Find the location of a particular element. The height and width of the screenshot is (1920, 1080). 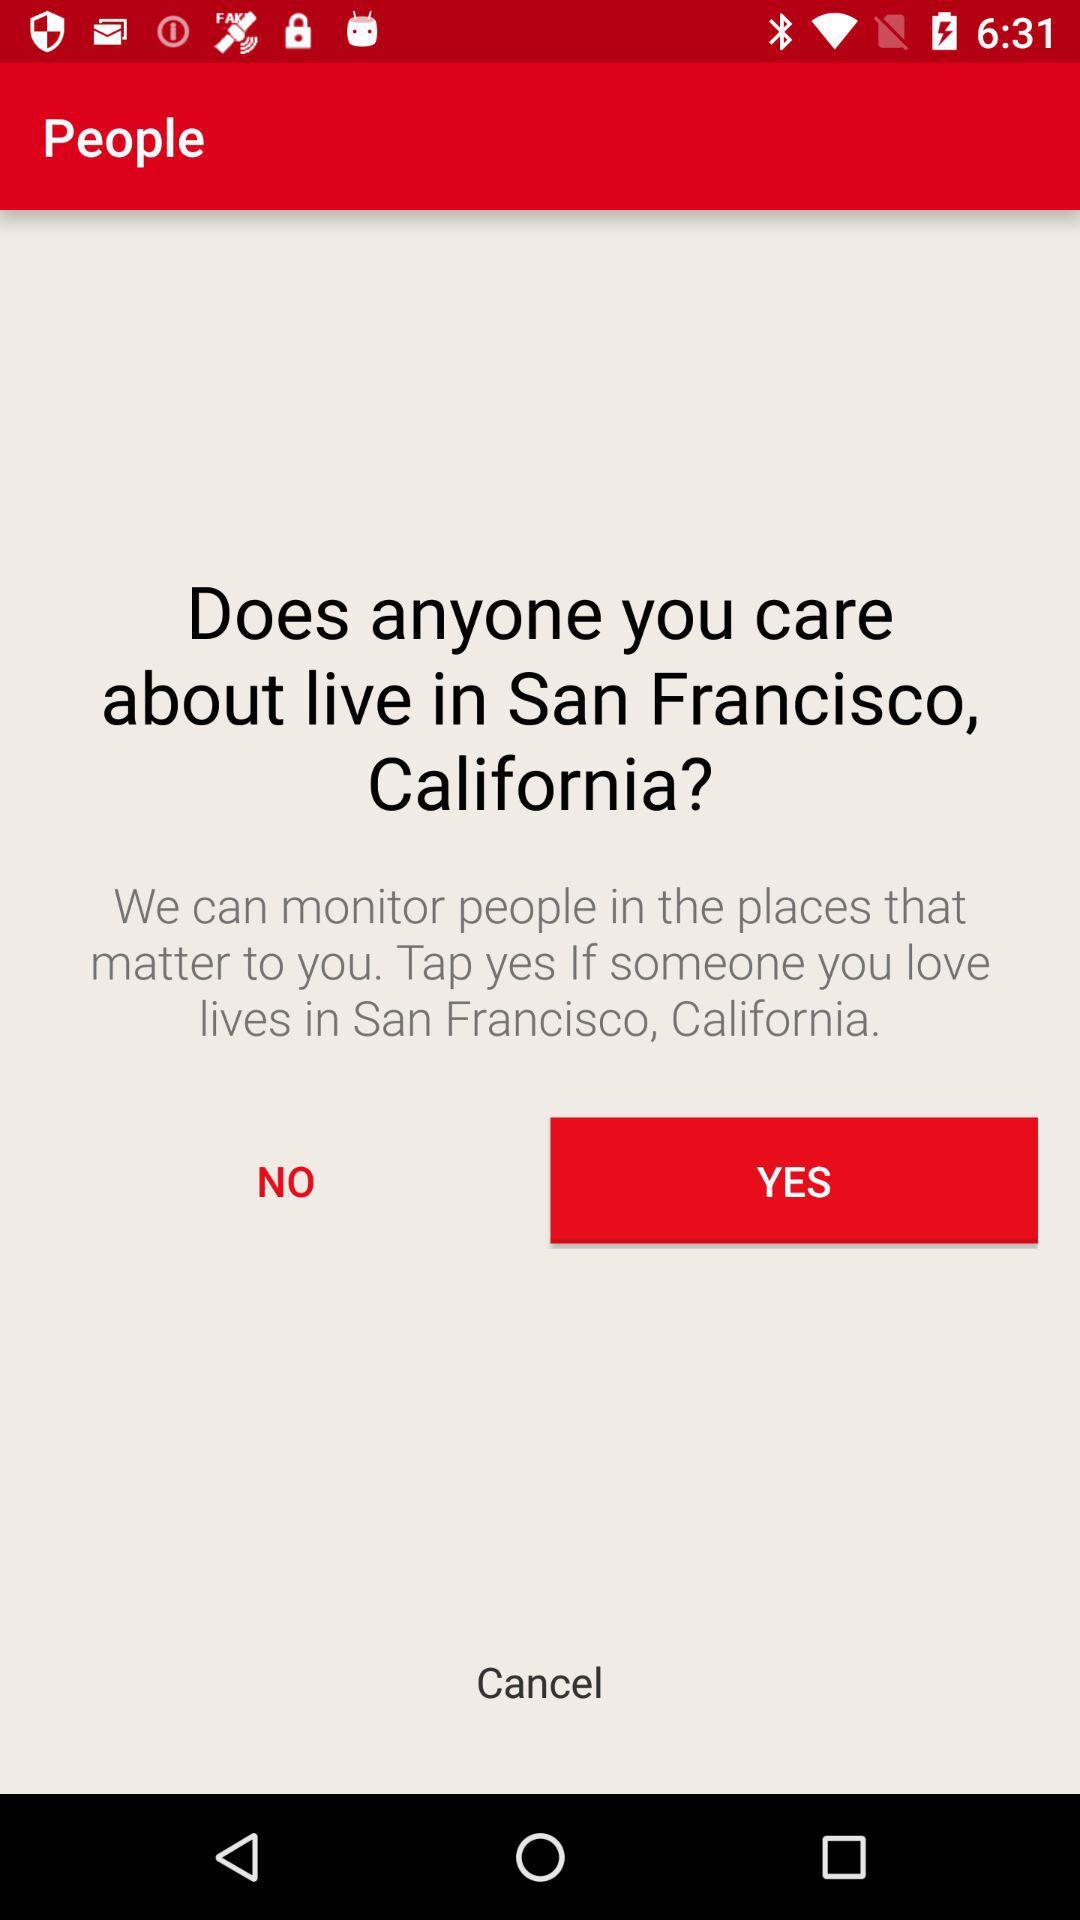

the icon above cancel icon is located at coordinates (285, 1180).